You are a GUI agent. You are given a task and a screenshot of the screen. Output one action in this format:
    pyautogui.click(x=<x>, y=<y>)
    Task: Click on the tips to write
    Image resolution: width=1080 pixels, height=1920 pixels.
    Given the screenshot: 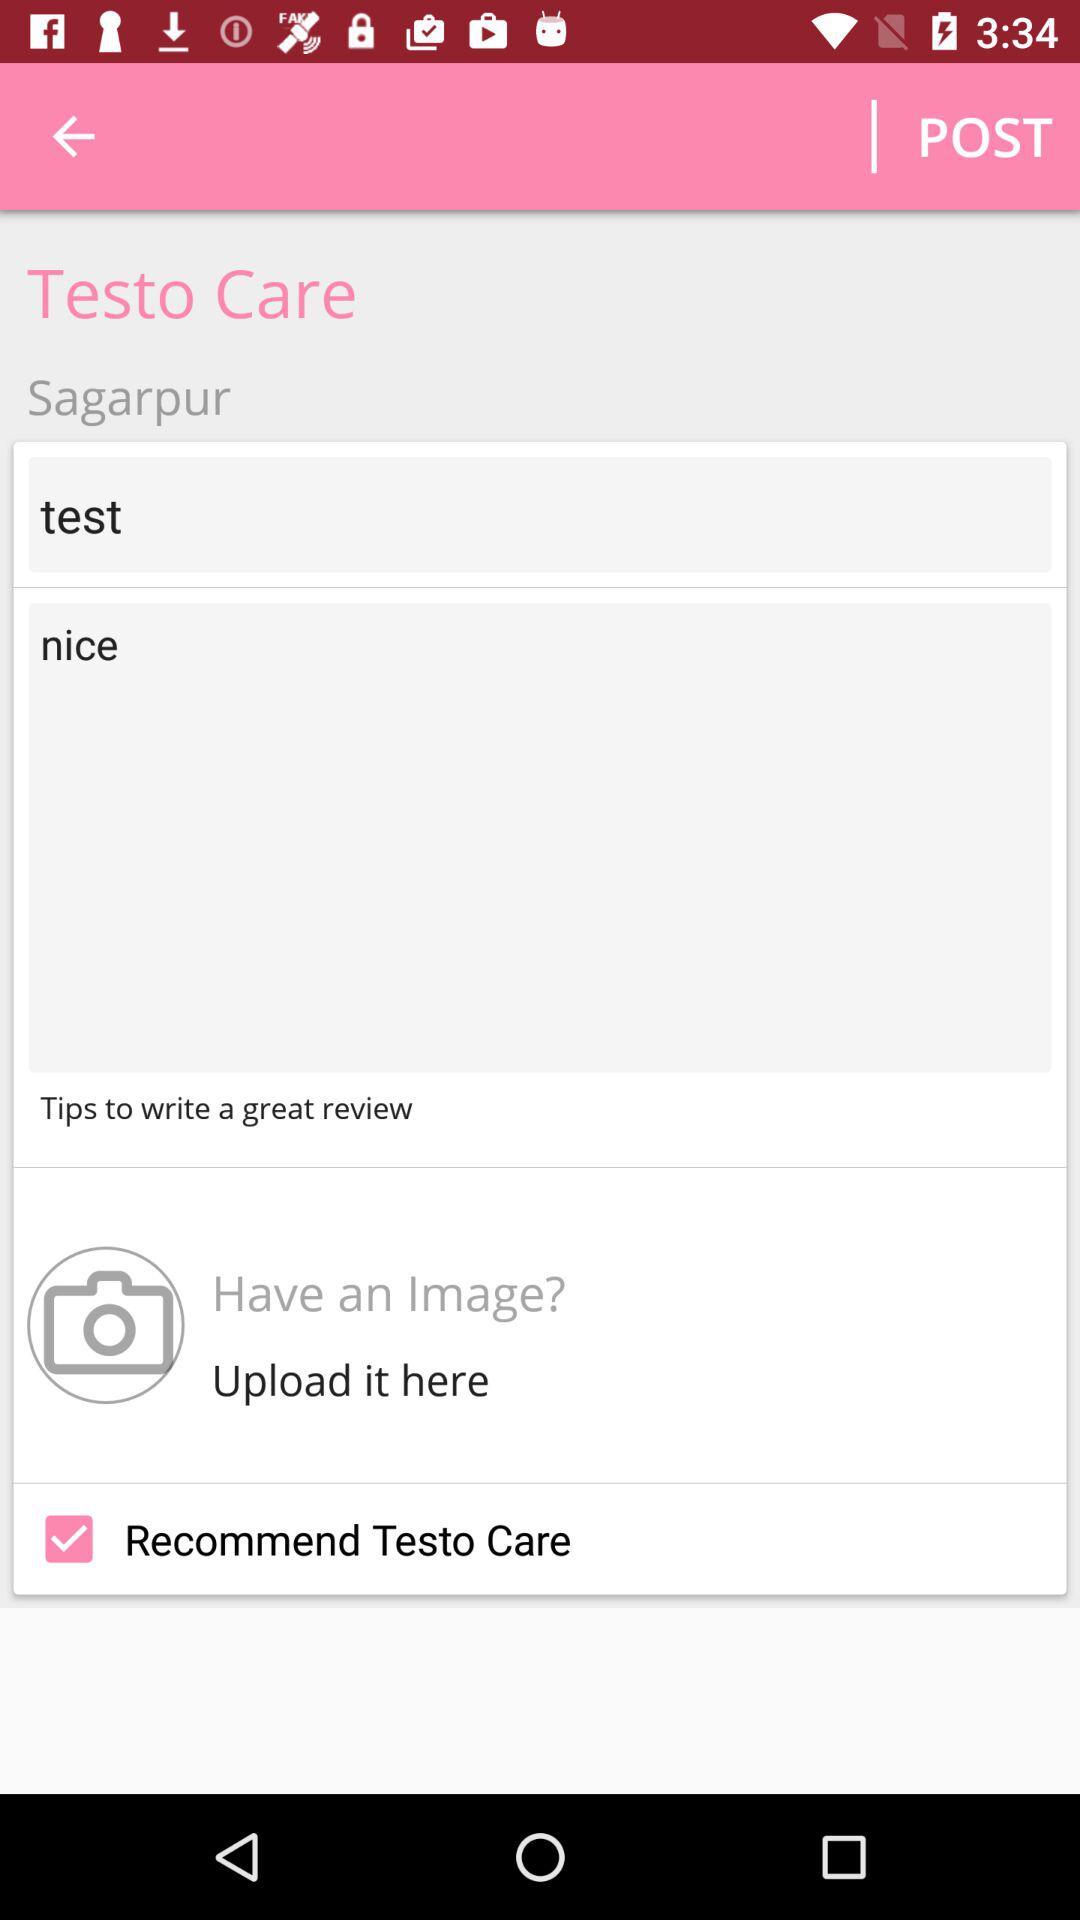 What is the action you would take?
    pyautogui.click(x=540, y=1106)
    